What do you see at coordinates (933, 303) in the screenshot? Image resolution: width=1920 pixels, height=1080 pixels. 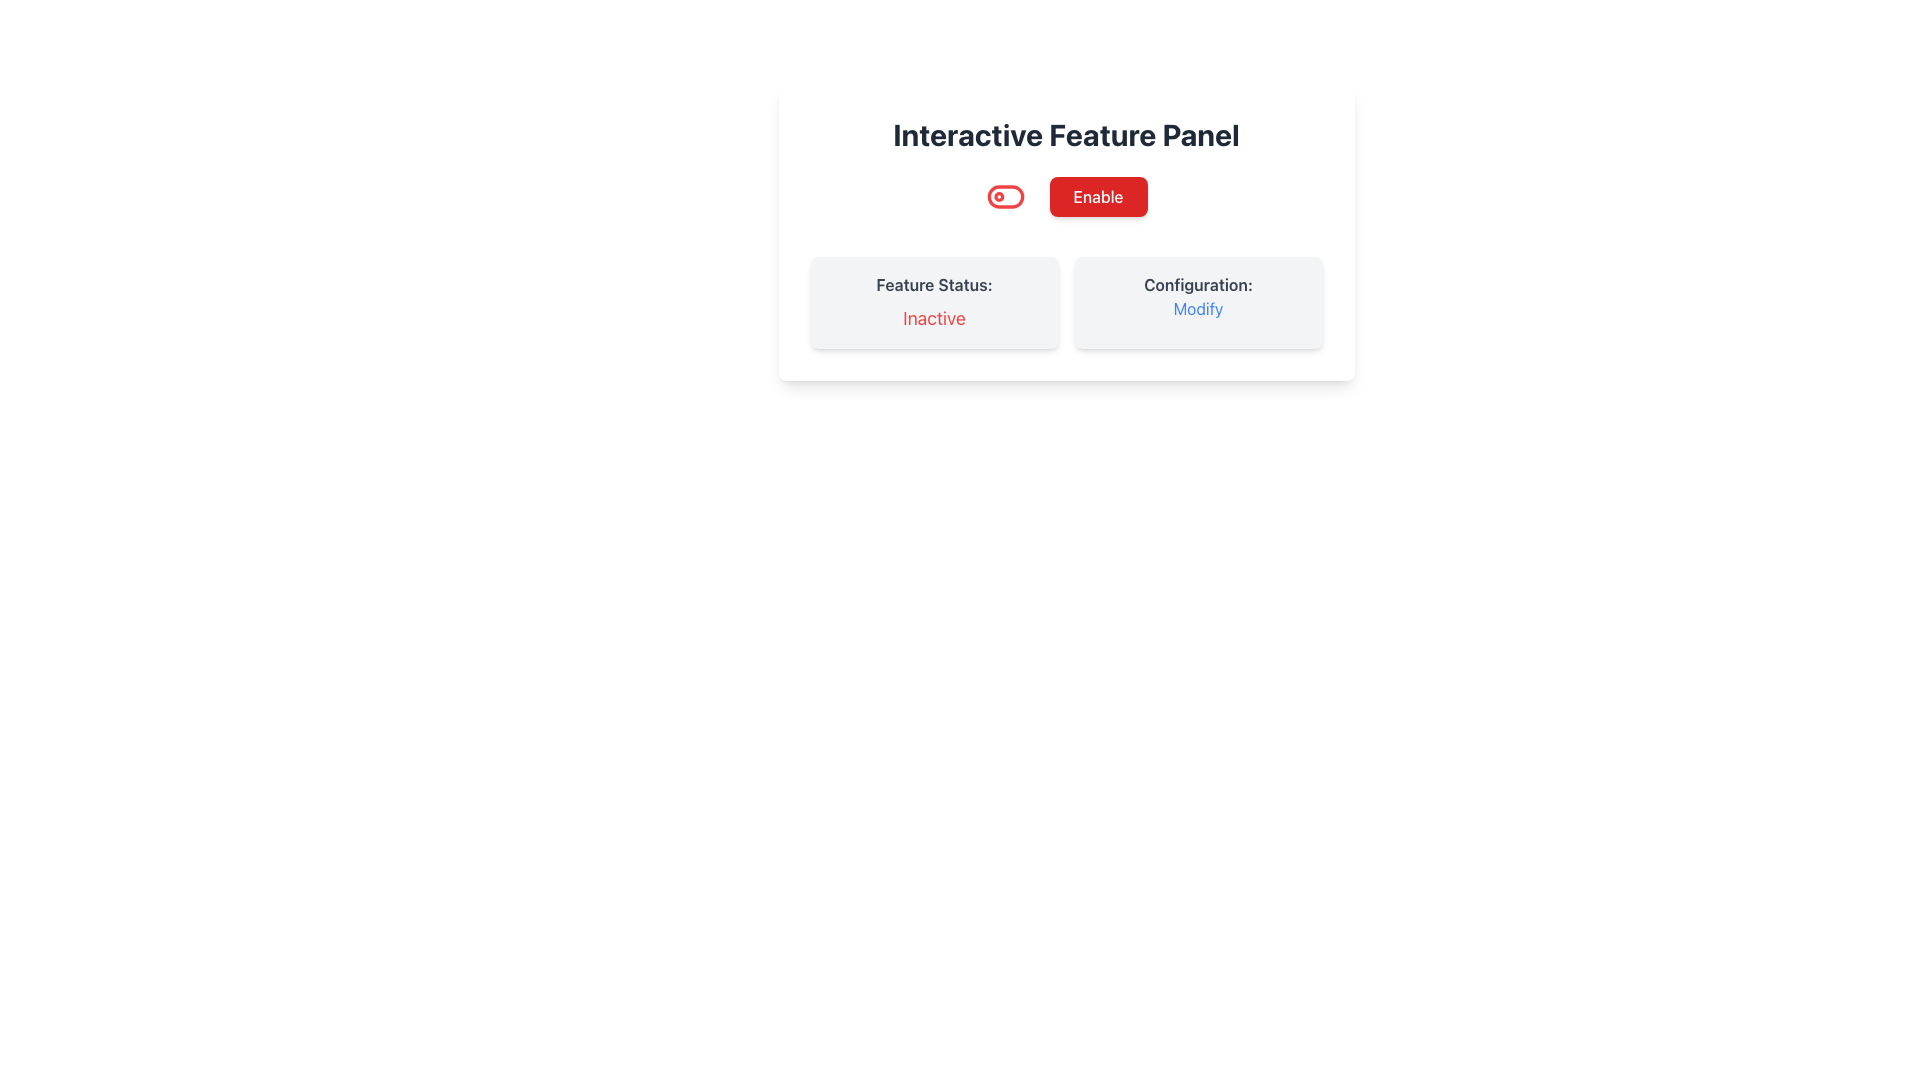 I see `the Display component that shows 'Feature Status:' in gray and 'Inactive' in red, located in the left cell of a two-column grid layout within the 'Interactive Feature Panel'` at bounding box center [933, 303].